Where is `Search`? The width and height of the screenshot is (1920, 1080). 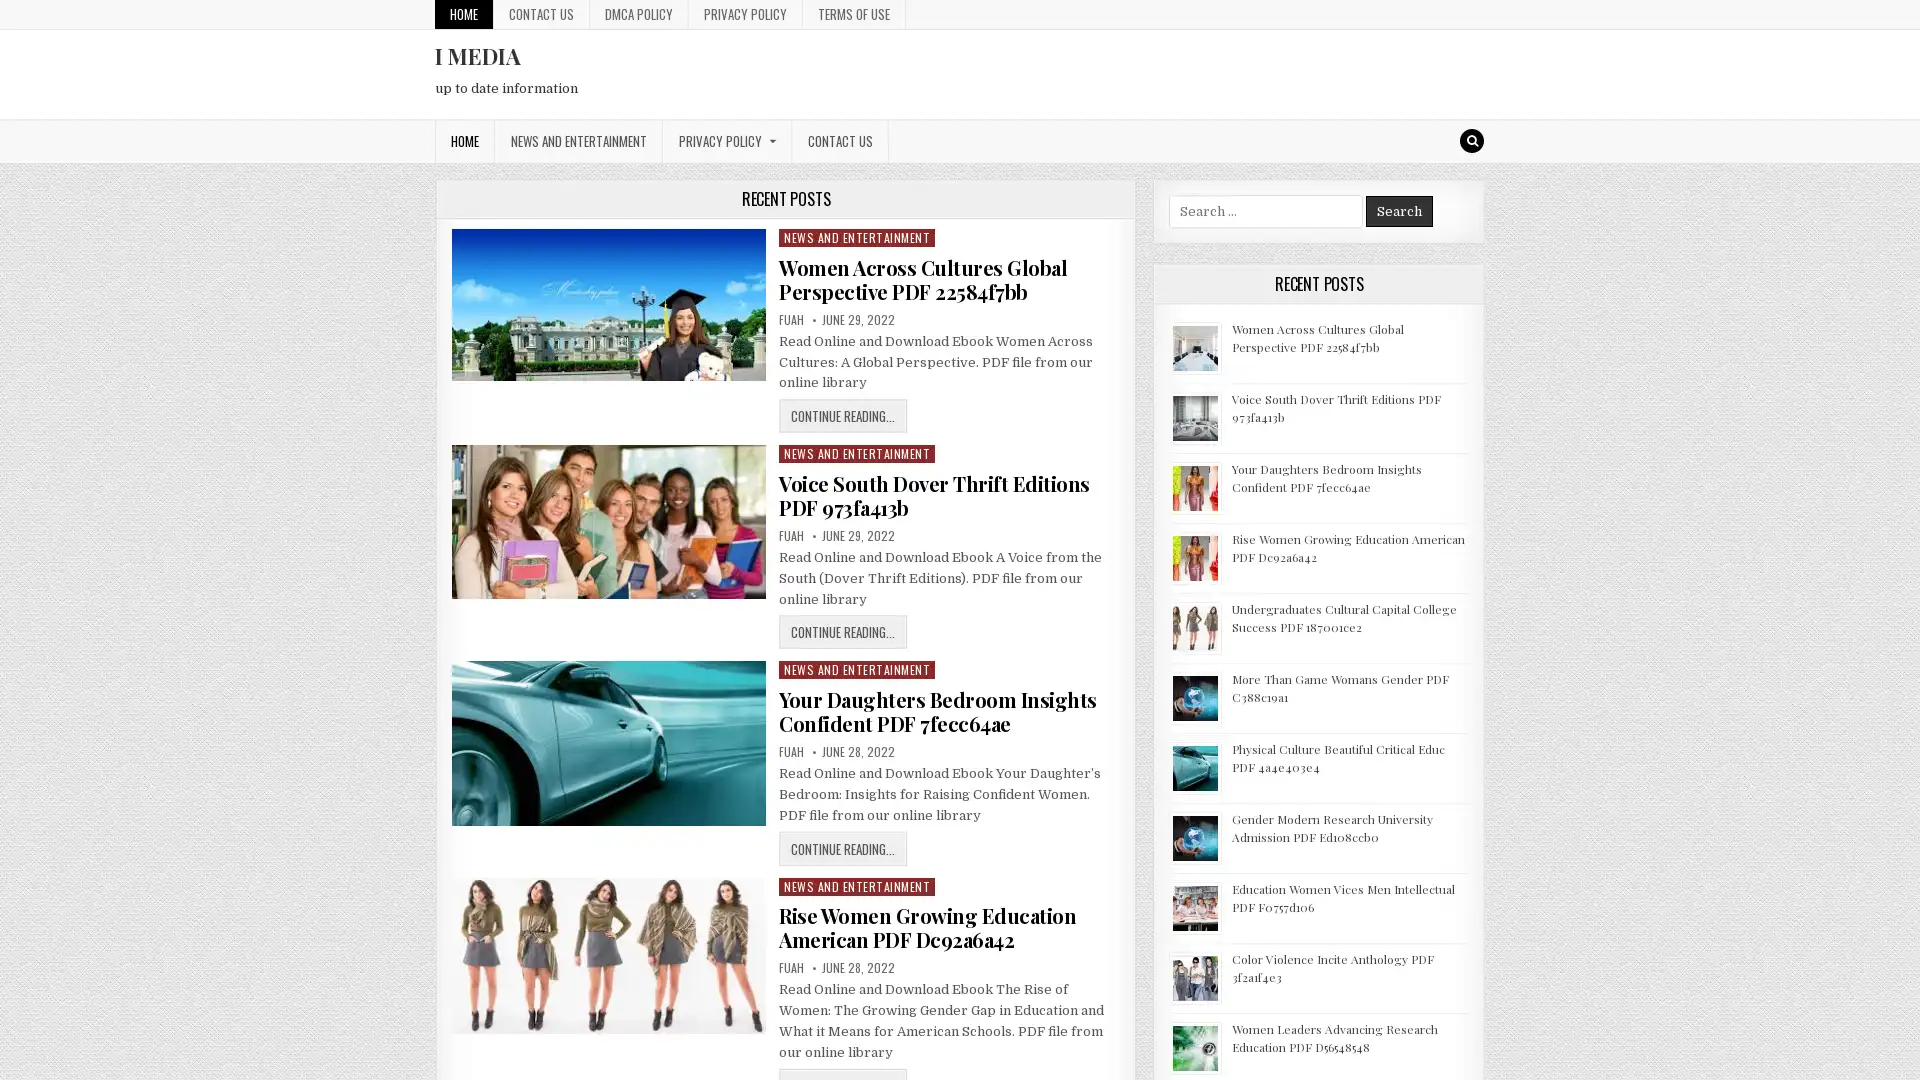 Search is located at coordinates (1398, 211).